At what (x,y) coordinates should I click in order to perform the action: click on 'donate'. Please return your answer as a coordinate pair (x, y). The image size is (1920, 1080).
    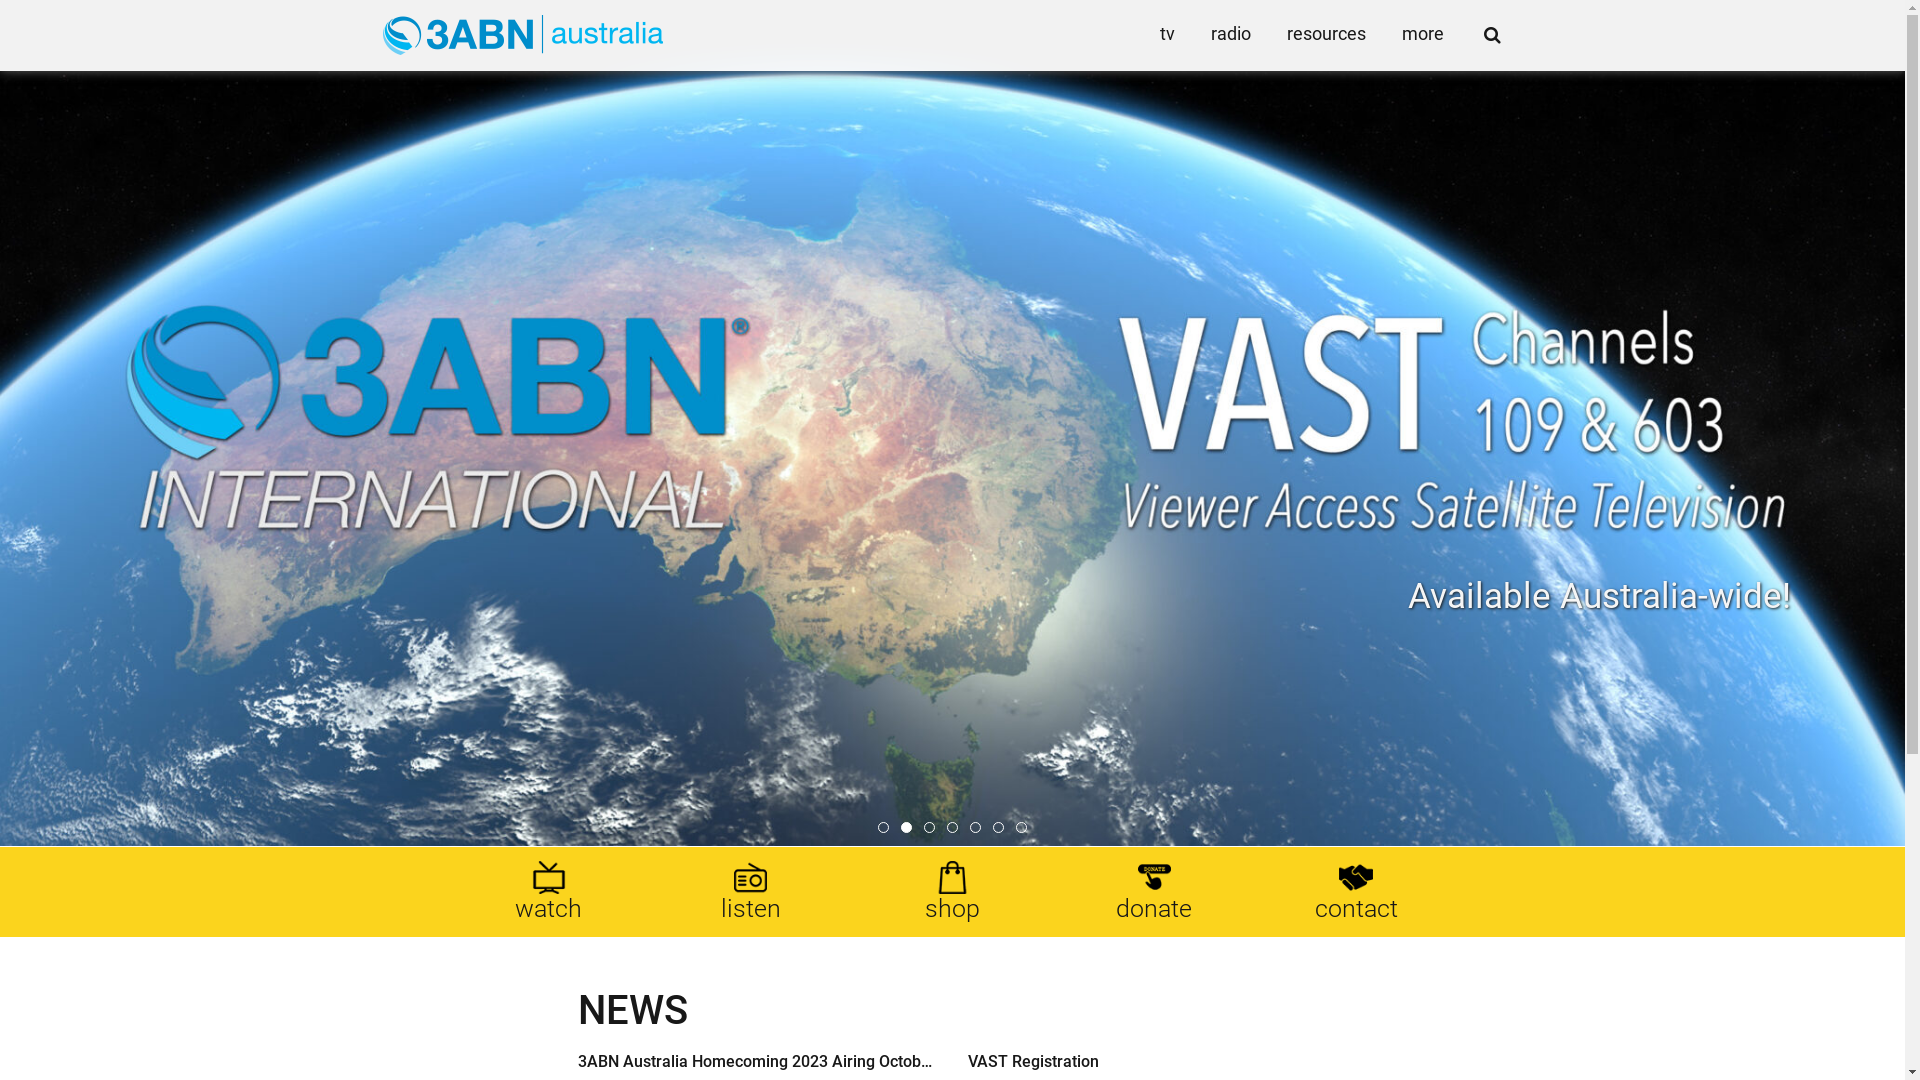
    Looking at the image, I should click on (1153, 890).